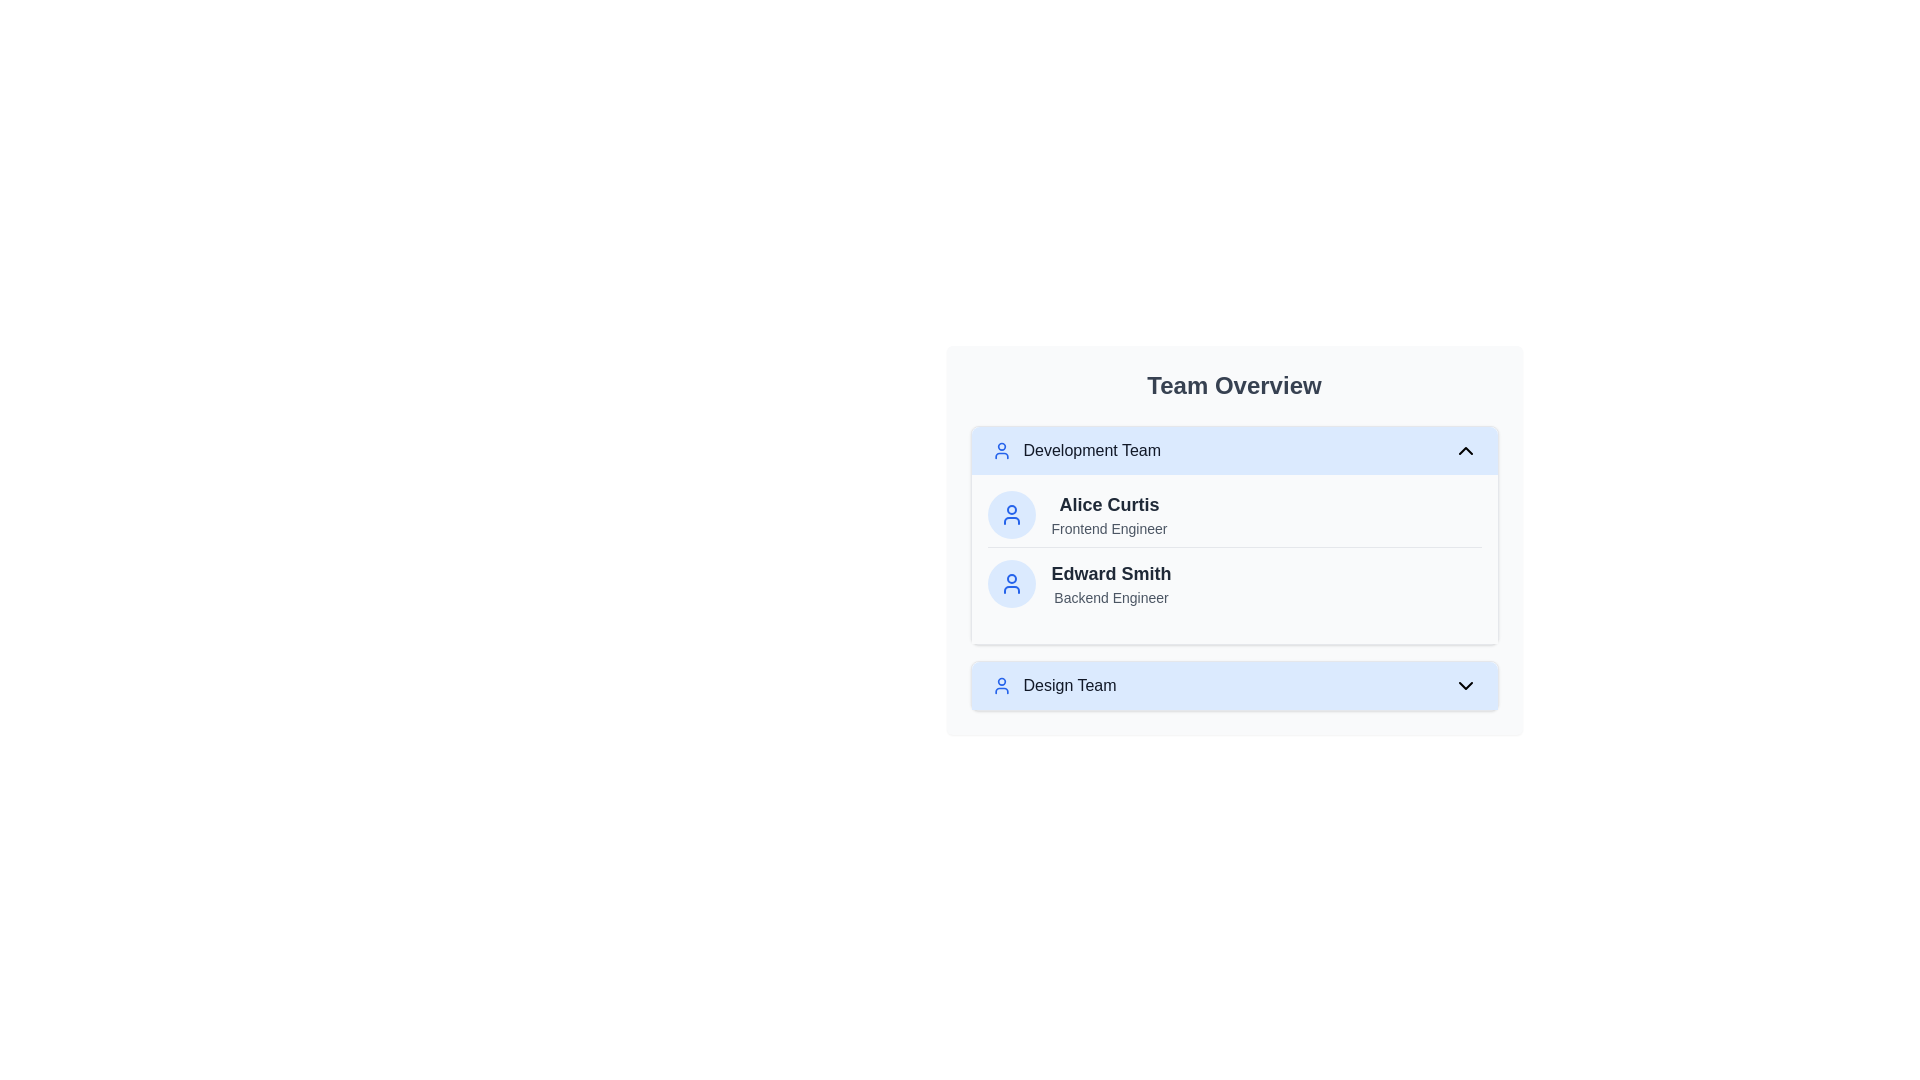 The width and height of the screenshot is (1920, 1080). What do you see at coordinates (1011, 514) in the screenshot?
I see `the icon representing Alice Curtis to observe its state` at bounding box center [1011, 514].